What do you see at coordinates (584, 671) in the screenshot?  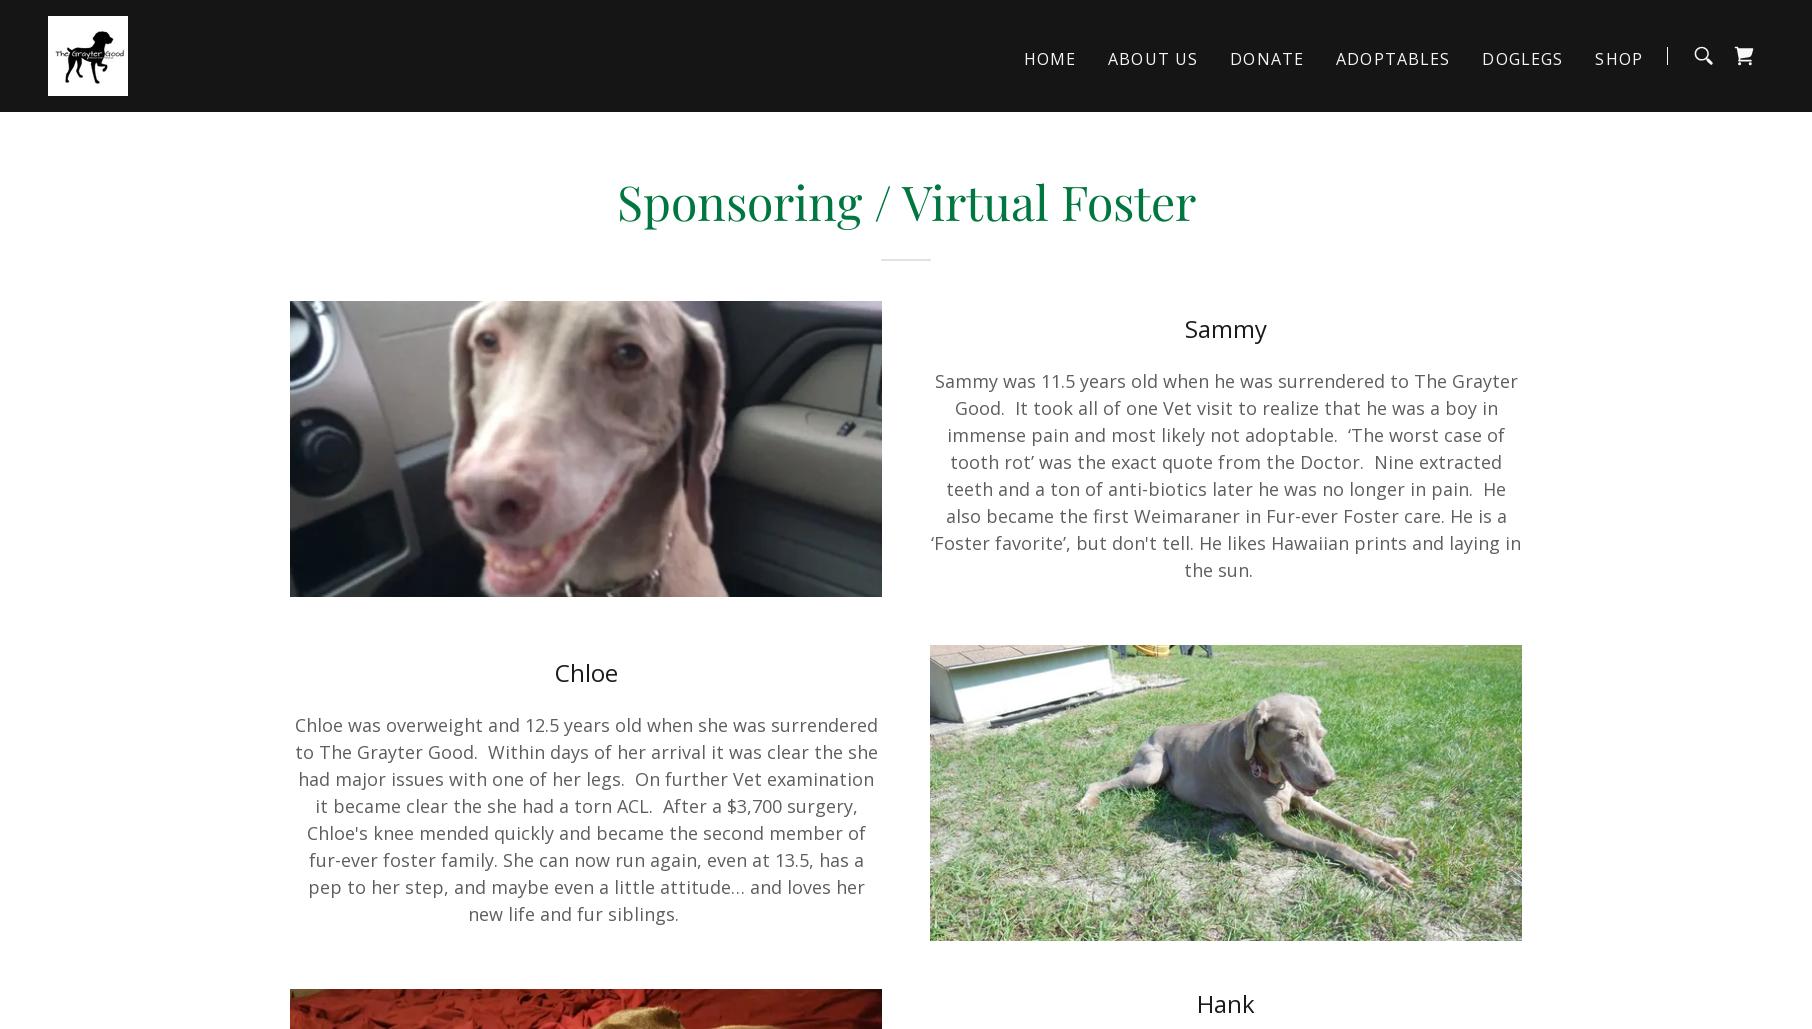 I see `'Chloe'` at bounding box center [584, 671].